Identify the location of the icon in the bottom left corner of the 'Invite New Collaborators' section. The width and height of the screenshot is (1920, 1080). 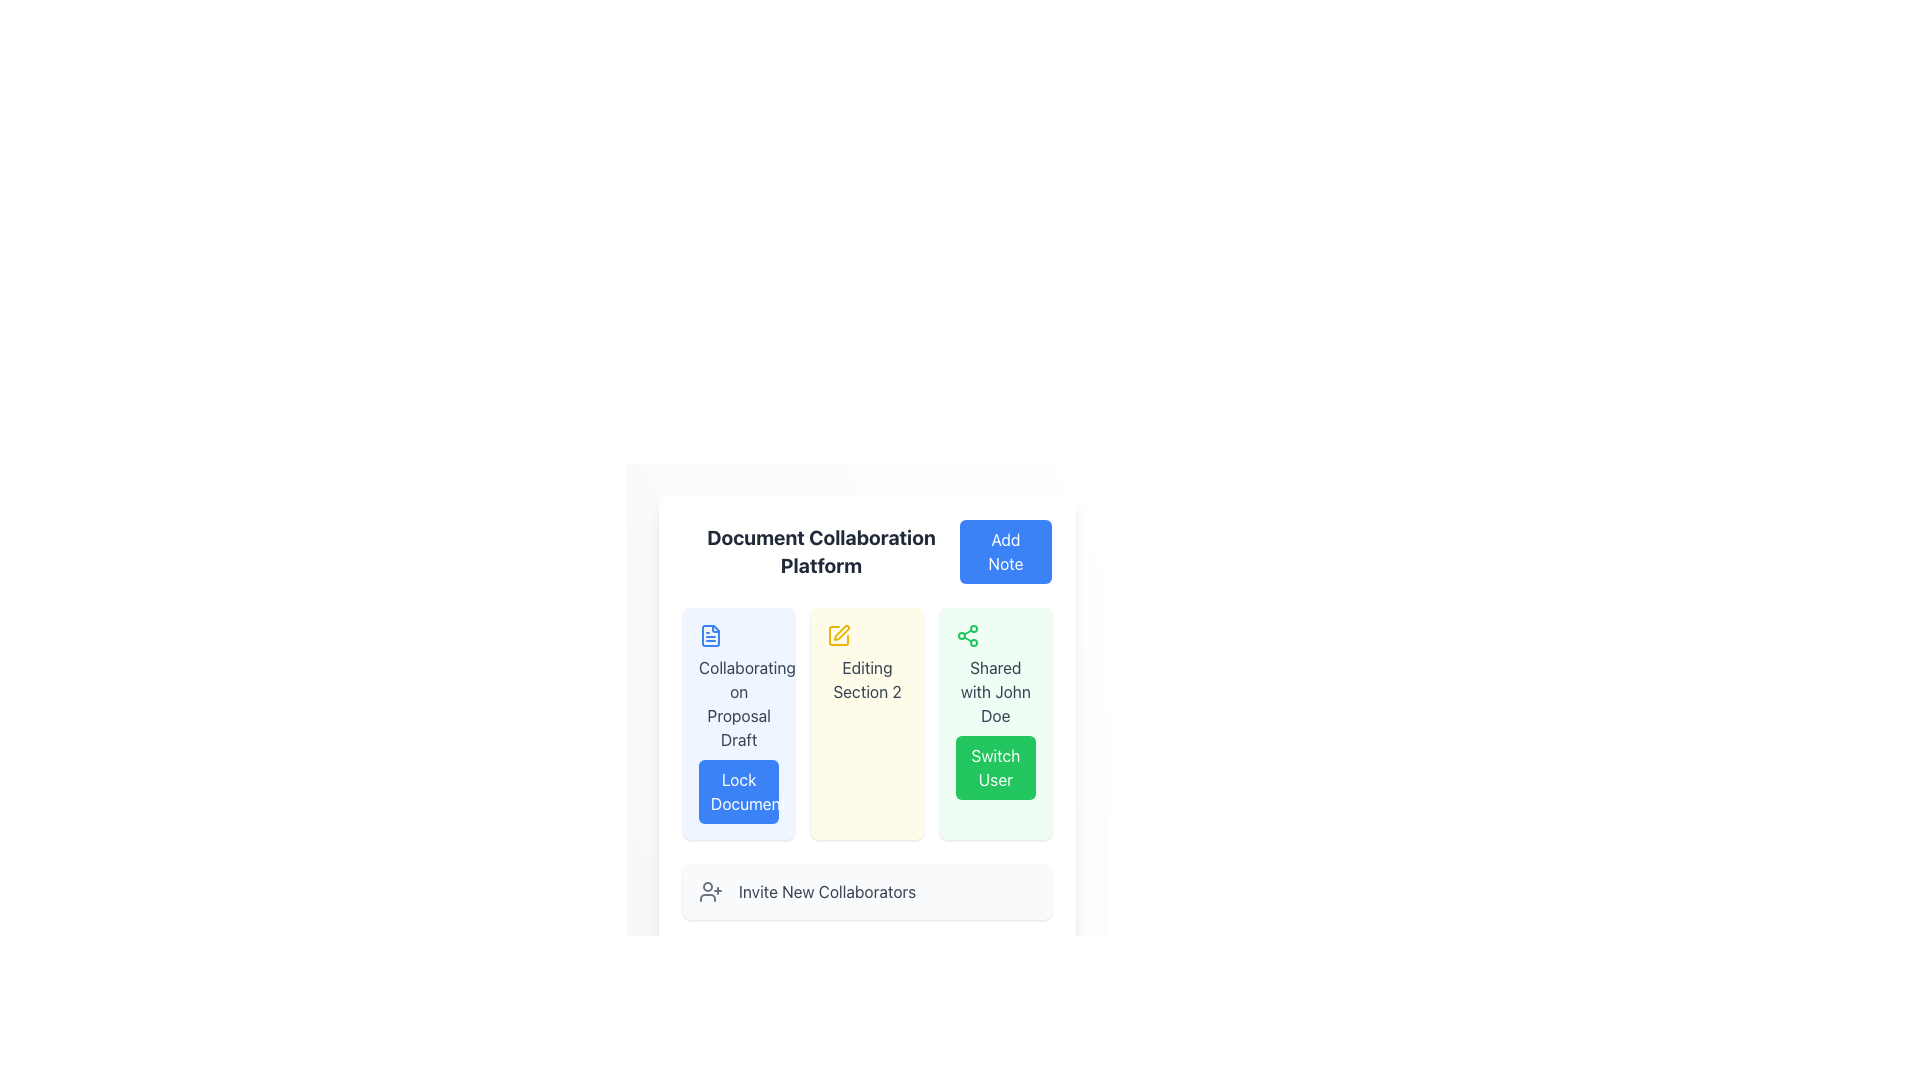
(710, 890).